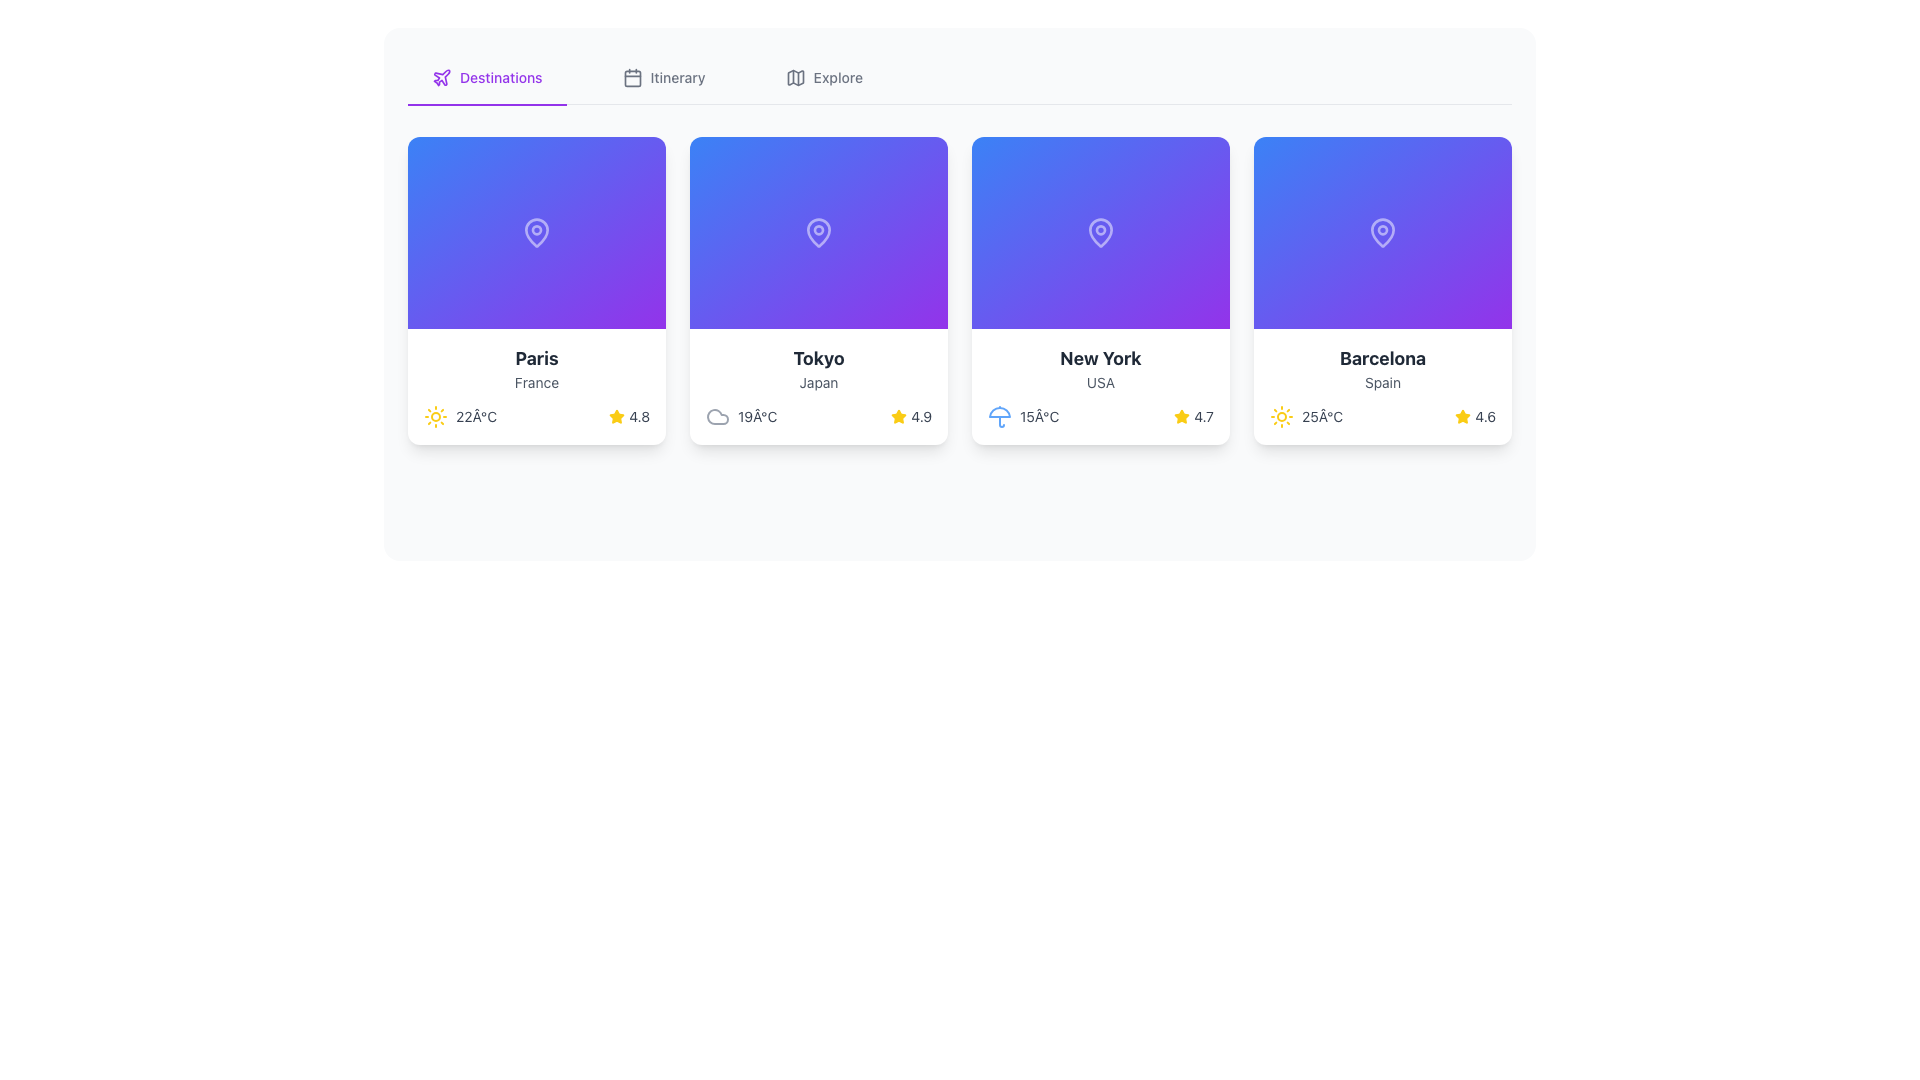  Describe the element at coordinates (1322, 415) in the screenshot. I see `the text label displaying the current temperature for Barcelona, located at the bottom-left corner of the Barcelona card, next to a sun icon` at that location.